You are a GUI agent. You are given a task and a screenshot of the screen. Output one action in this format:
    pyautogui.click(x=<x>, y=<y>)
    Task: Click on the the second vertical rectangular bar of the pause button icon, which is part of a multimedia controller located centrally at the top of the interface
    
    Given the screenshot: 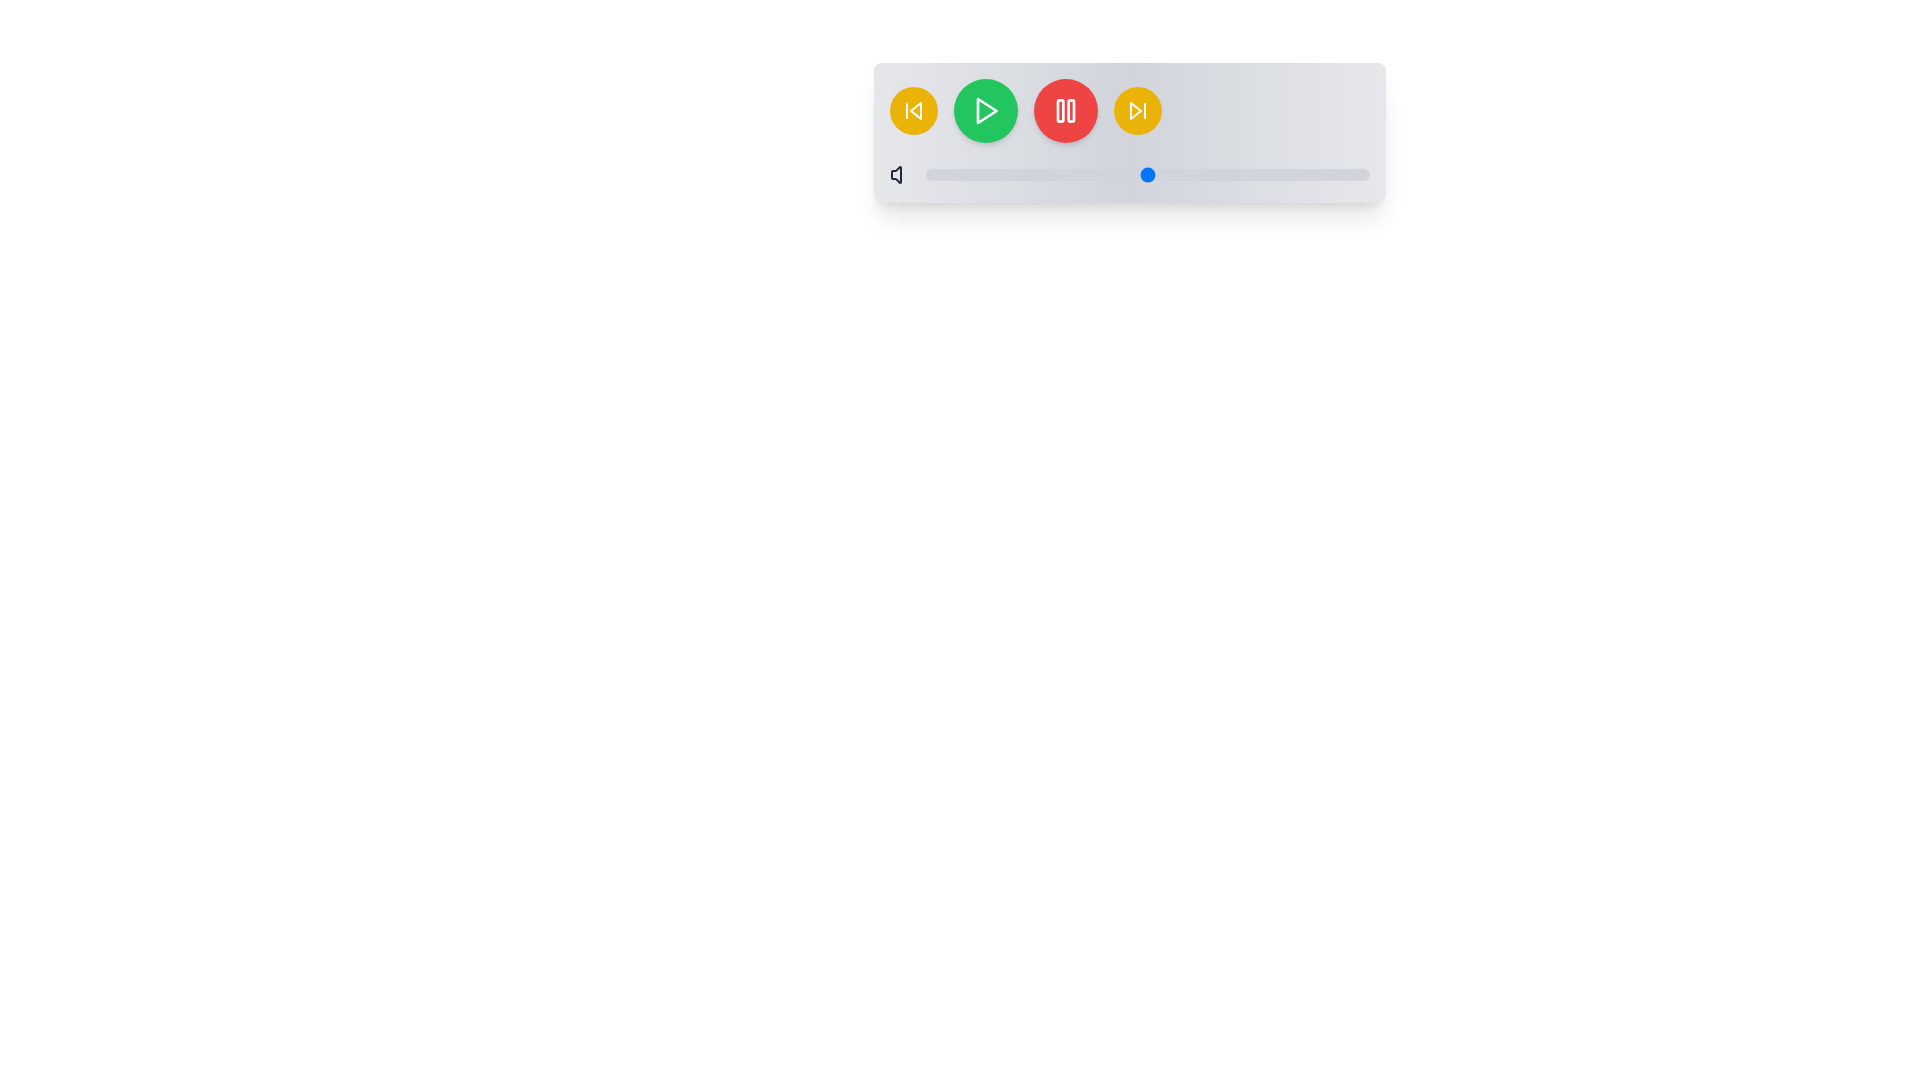 What is the action you would take?
    pyautogui.click(x=1069, y=111)
    